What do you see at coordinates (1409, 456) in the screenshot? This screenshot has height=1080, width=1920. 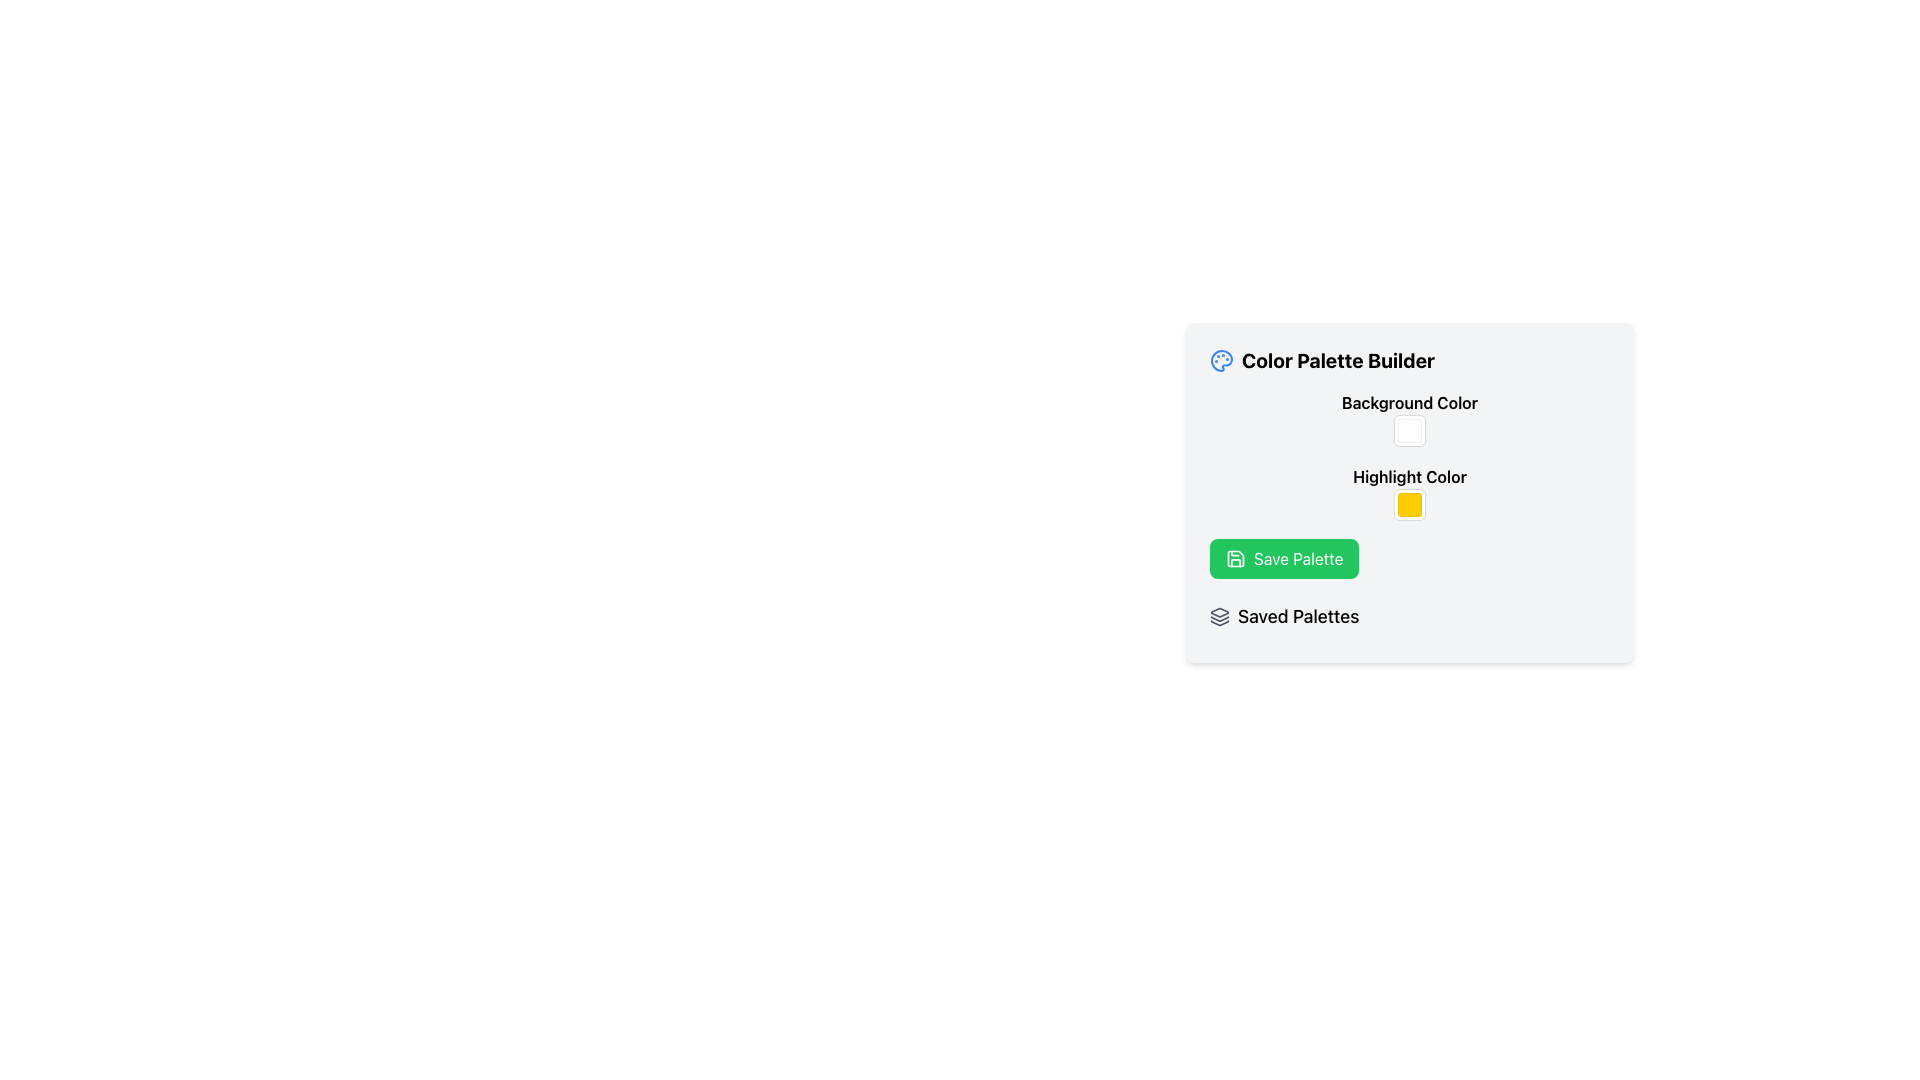 I see `the color blocks in the 'Color Palette Builder' section, specifically the square blocks for 'Background Color' (white) and 'Highlight Color' (yellow)` at bounding box center [1409, 456].